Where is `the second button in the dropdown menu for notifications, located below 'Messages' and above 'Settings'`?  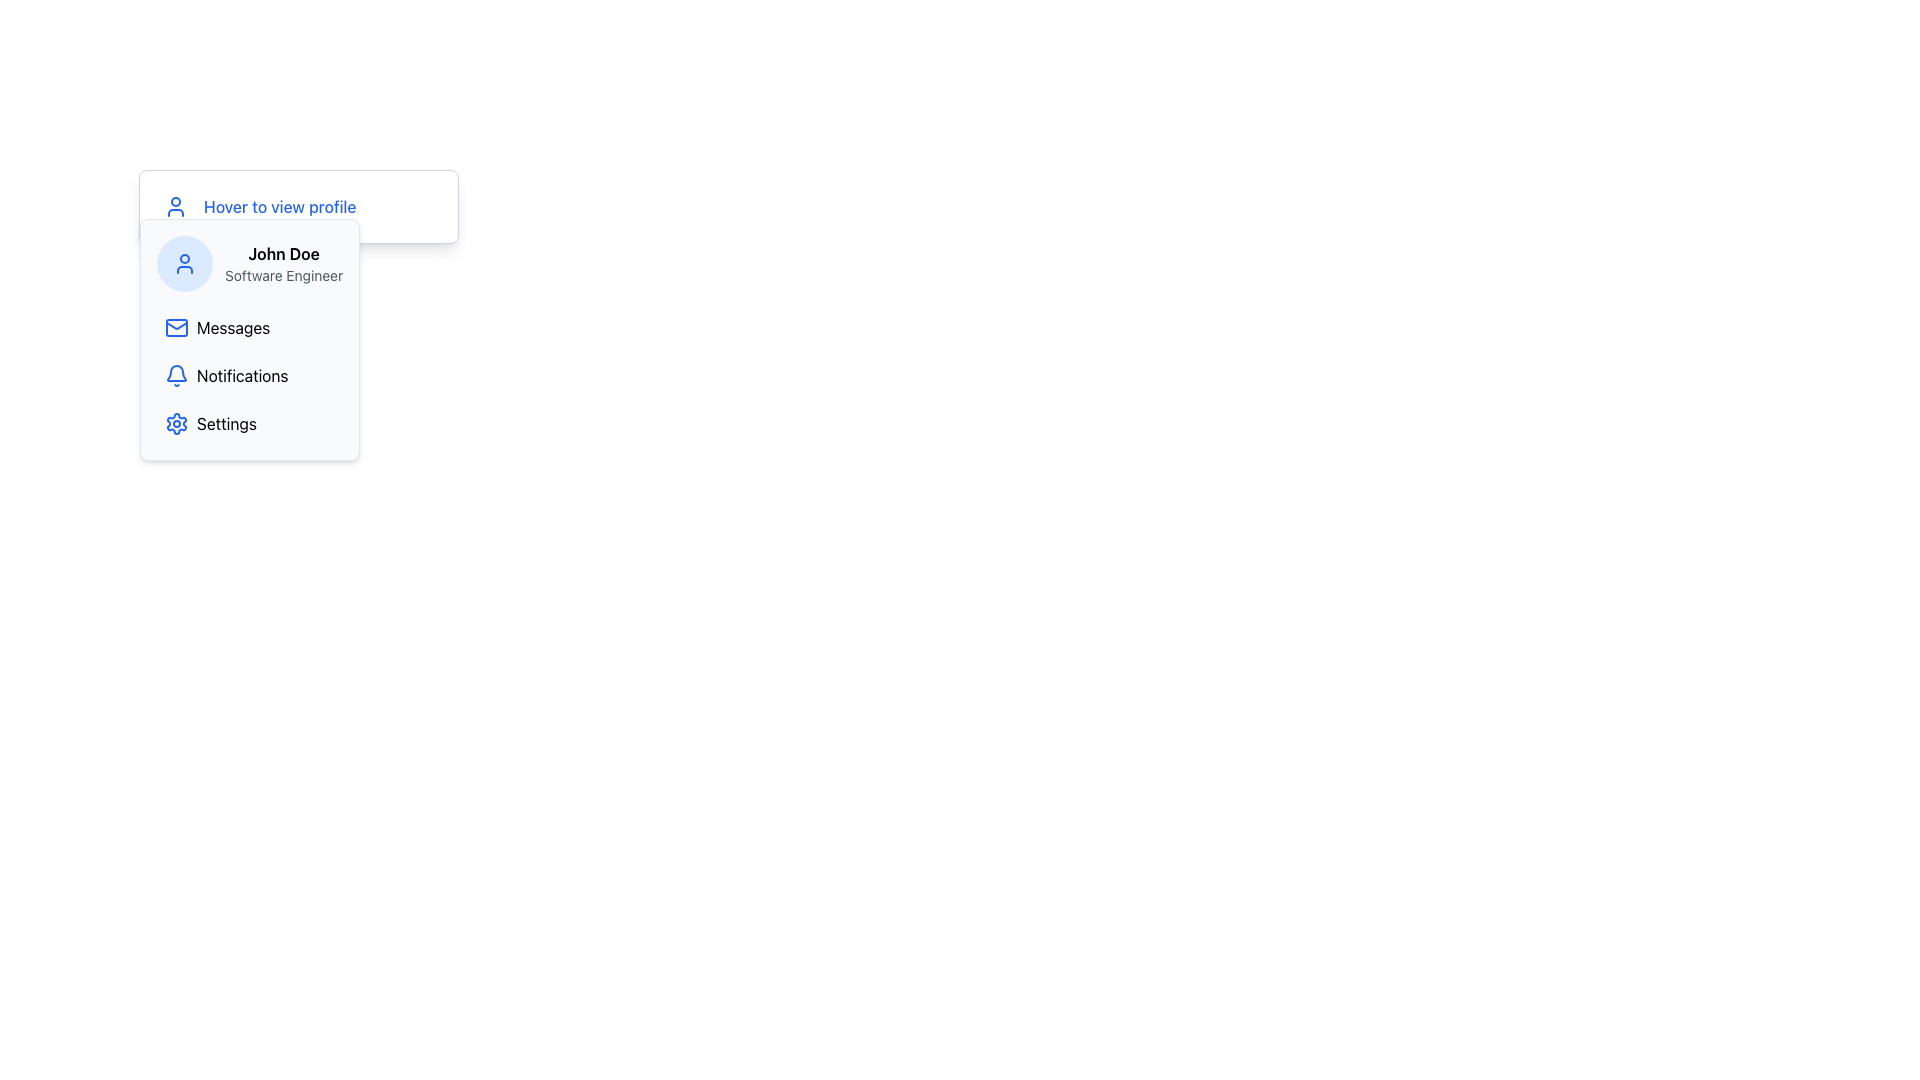 the second button in the dropdown menu for notifications, located below 'Messages' and above 'Settings' is located at coordinates (248, 375).